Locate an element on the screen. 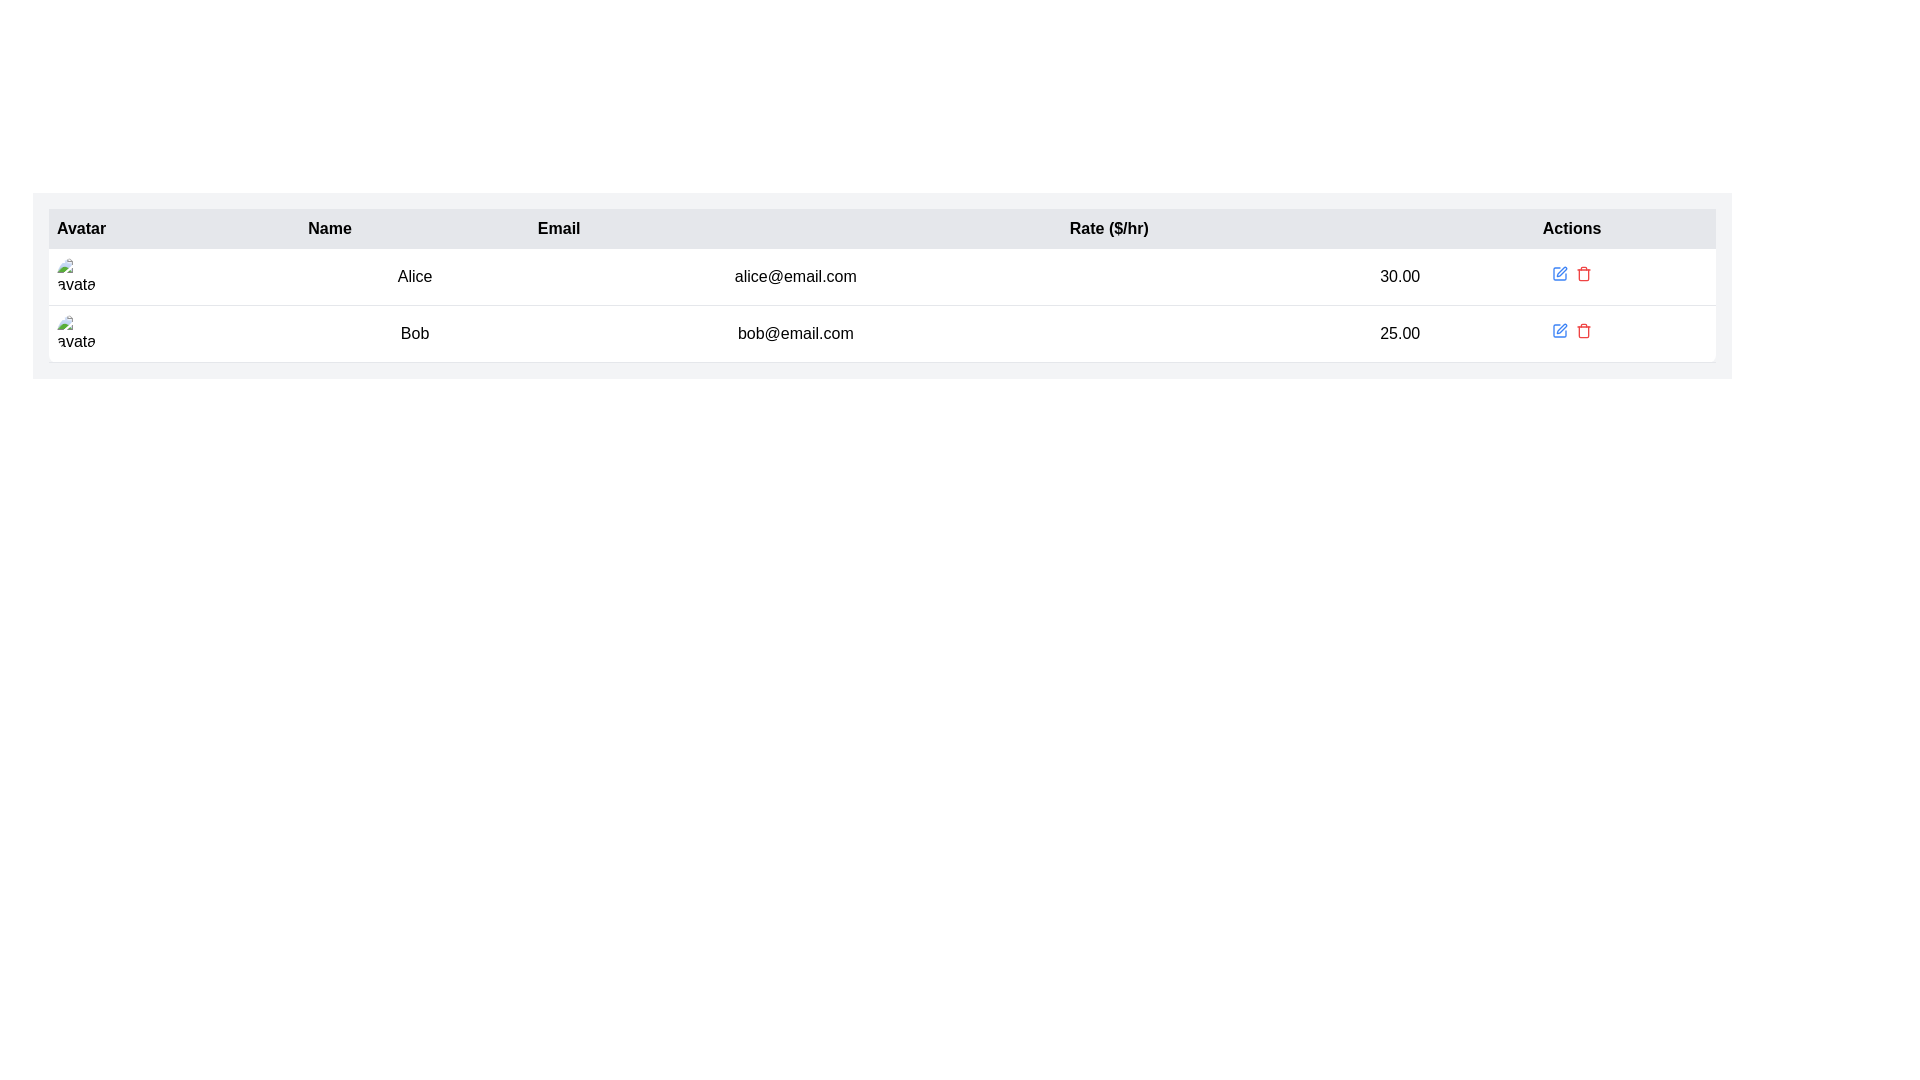 Image resolution: width=1920 pixels, height=1080 pixels. the text label displaying 'bob@email.com' in the 'Email' column of the second row in the table is located at coordinates (794, 333).